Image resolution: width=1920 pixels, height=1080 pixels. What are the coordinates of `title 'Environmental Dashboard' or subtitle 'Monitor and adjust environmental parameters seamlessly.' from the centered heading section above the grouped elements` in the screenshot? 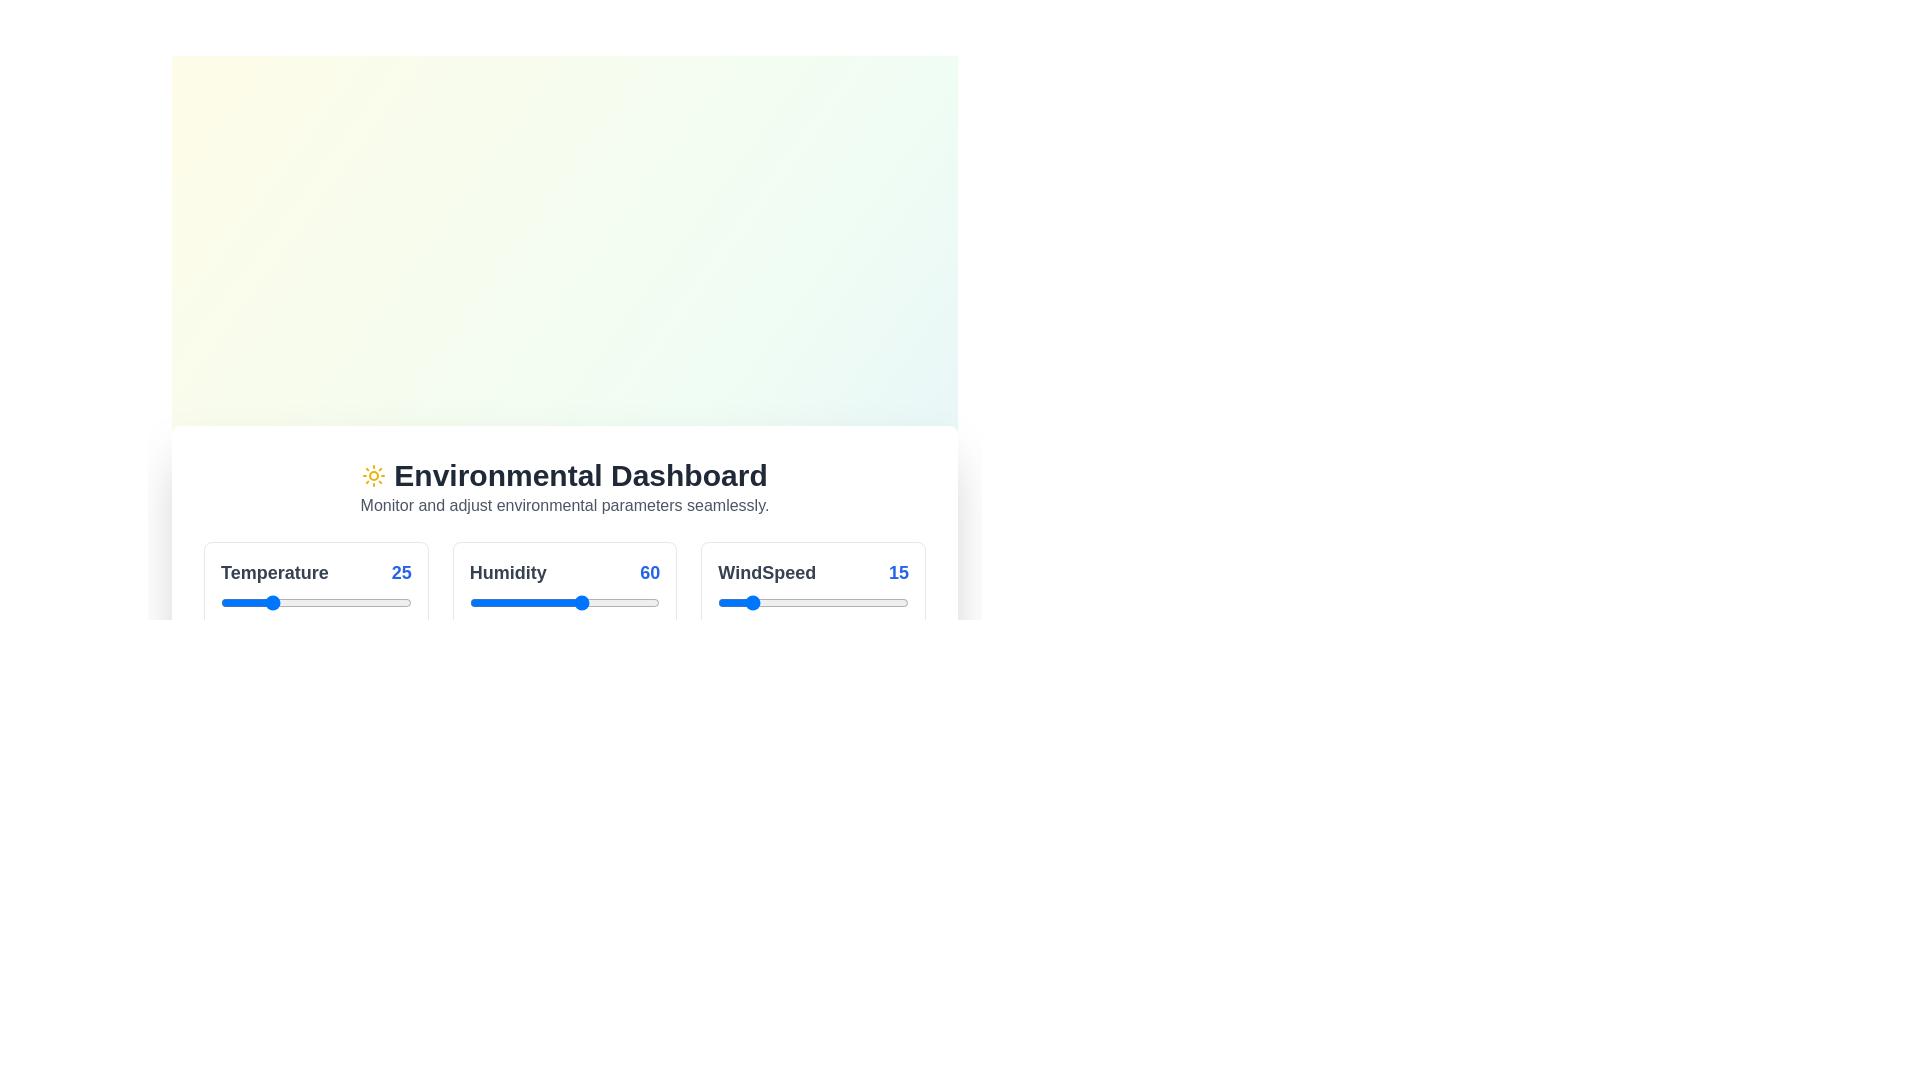 It's located at (564, 487).